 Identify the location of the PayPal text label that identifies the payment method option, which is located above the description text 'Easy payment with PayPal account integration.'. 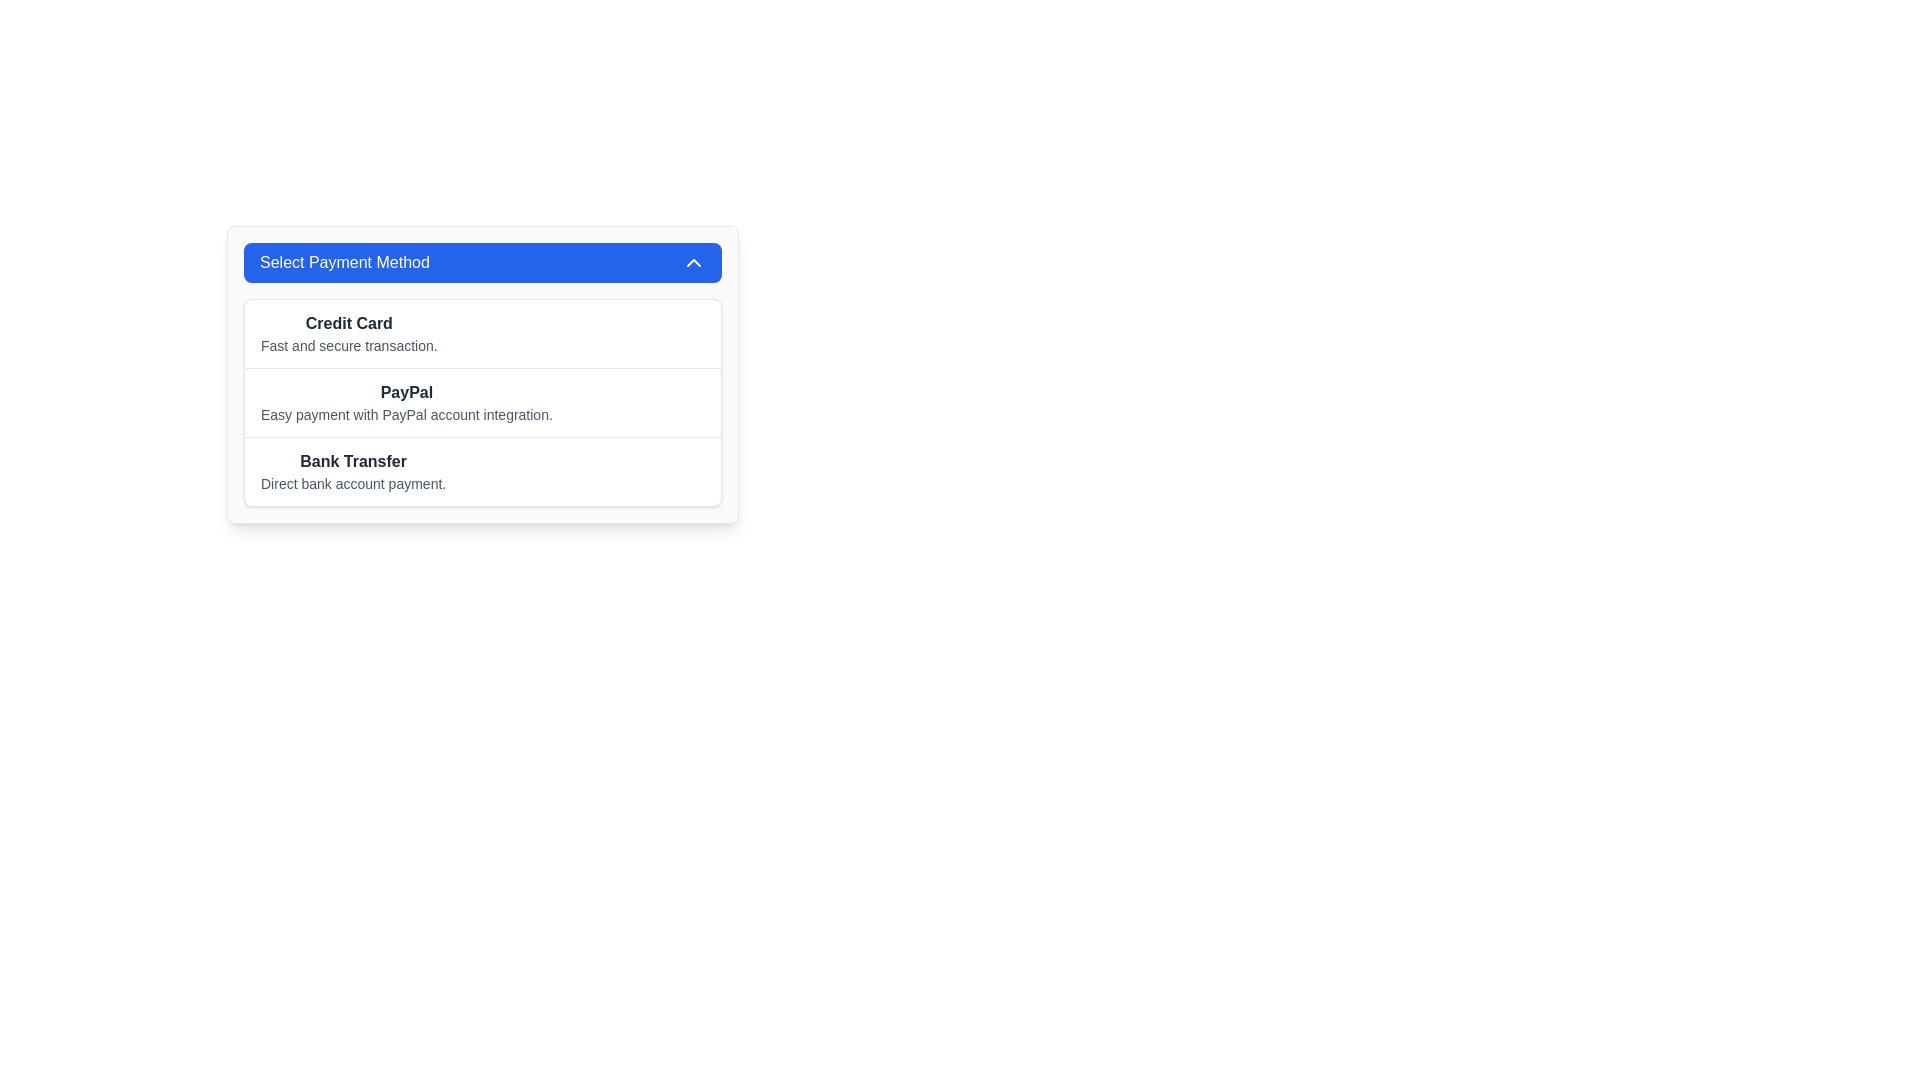
(405, 392).